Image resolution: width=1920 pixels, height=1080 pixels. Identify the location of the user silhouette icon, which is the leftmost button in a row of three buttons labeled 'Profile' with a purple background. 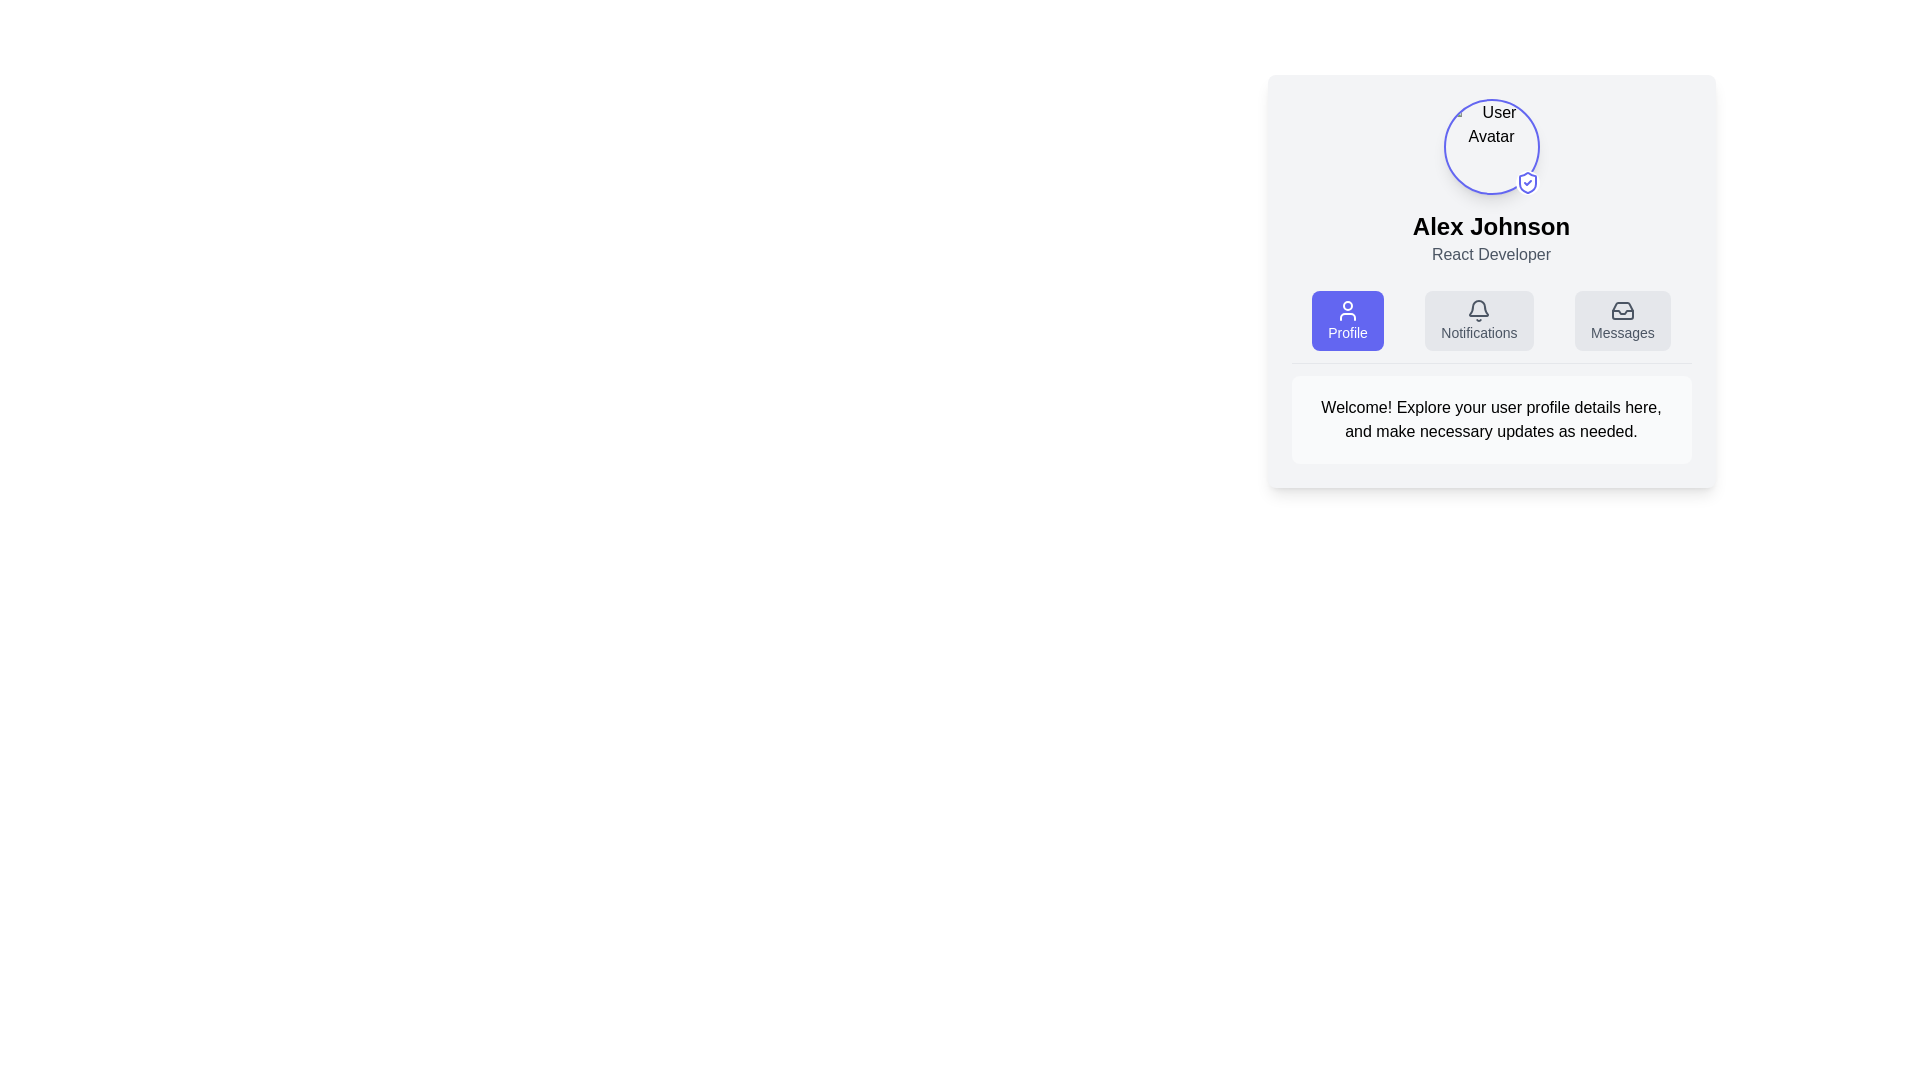
(1348, 311).